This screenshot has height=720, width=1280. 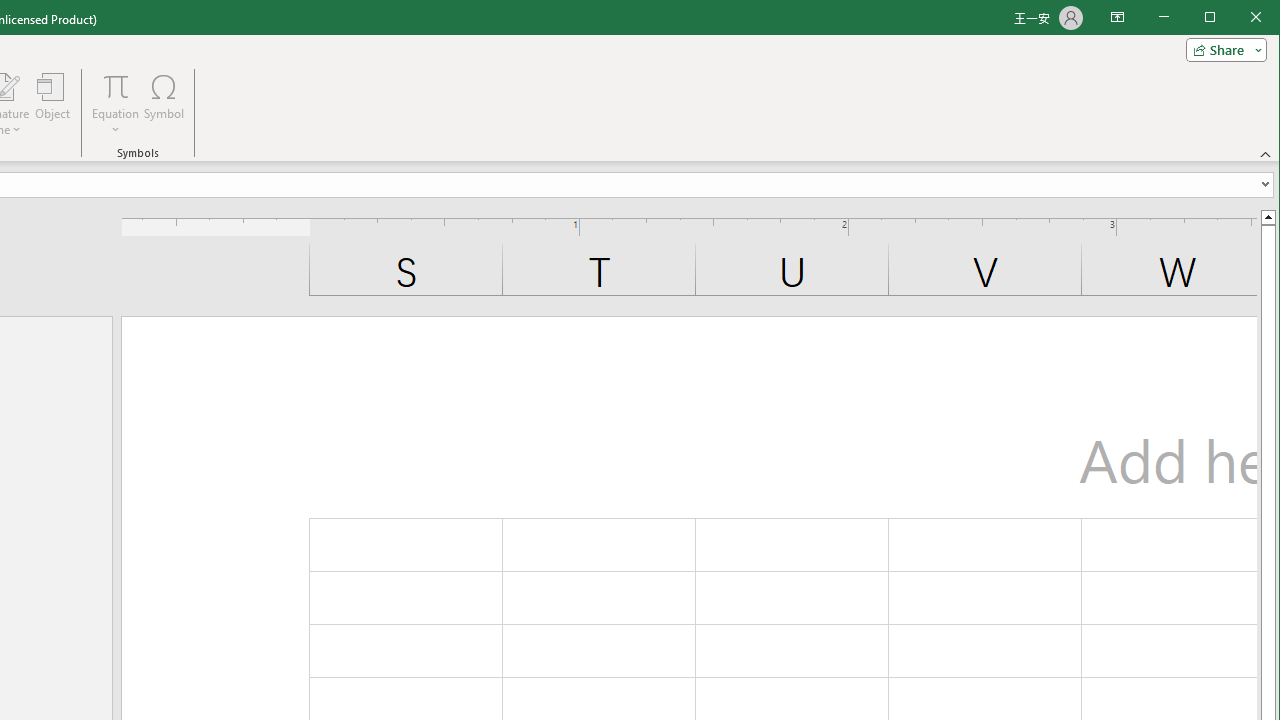 What do you see at coordinates (114, 85) in the screenshot?
I see `'Equation'` at bounding box center [114, 85].